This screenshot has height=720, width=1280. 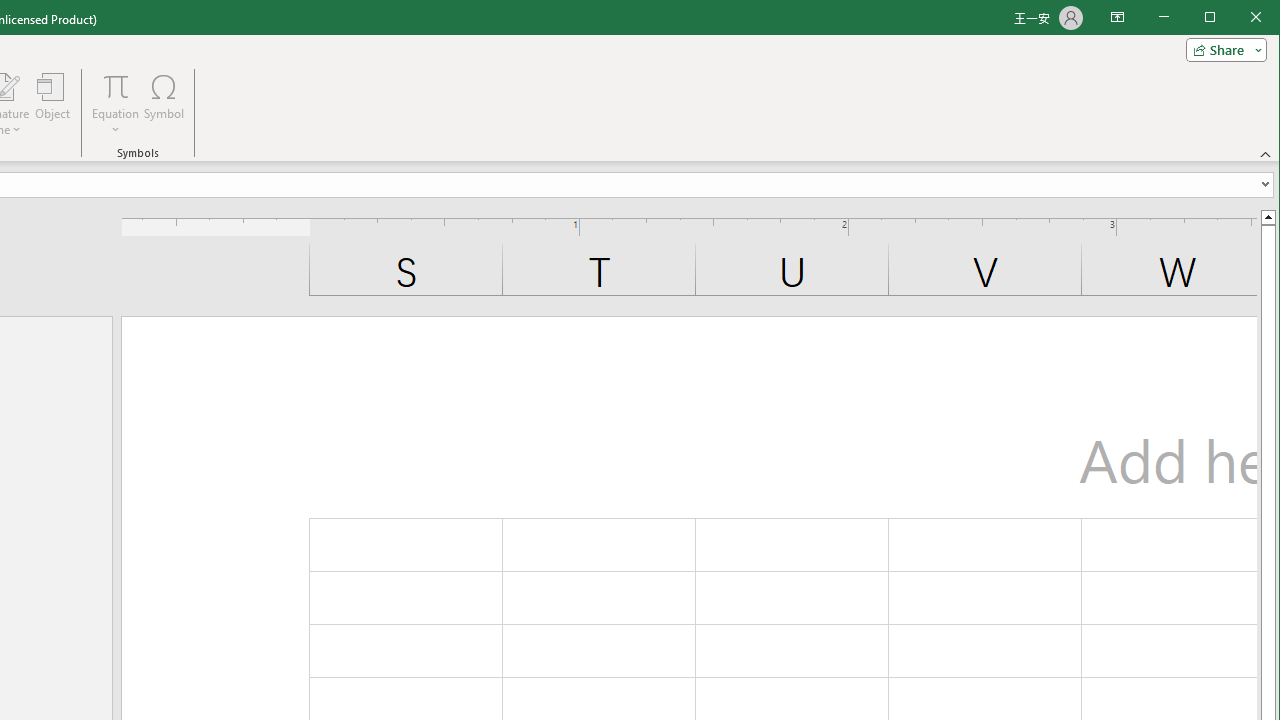 What do you see at coordinates (114, 85) in the screenshot?
I see `'Equation'` at bounding box center [114, 85].